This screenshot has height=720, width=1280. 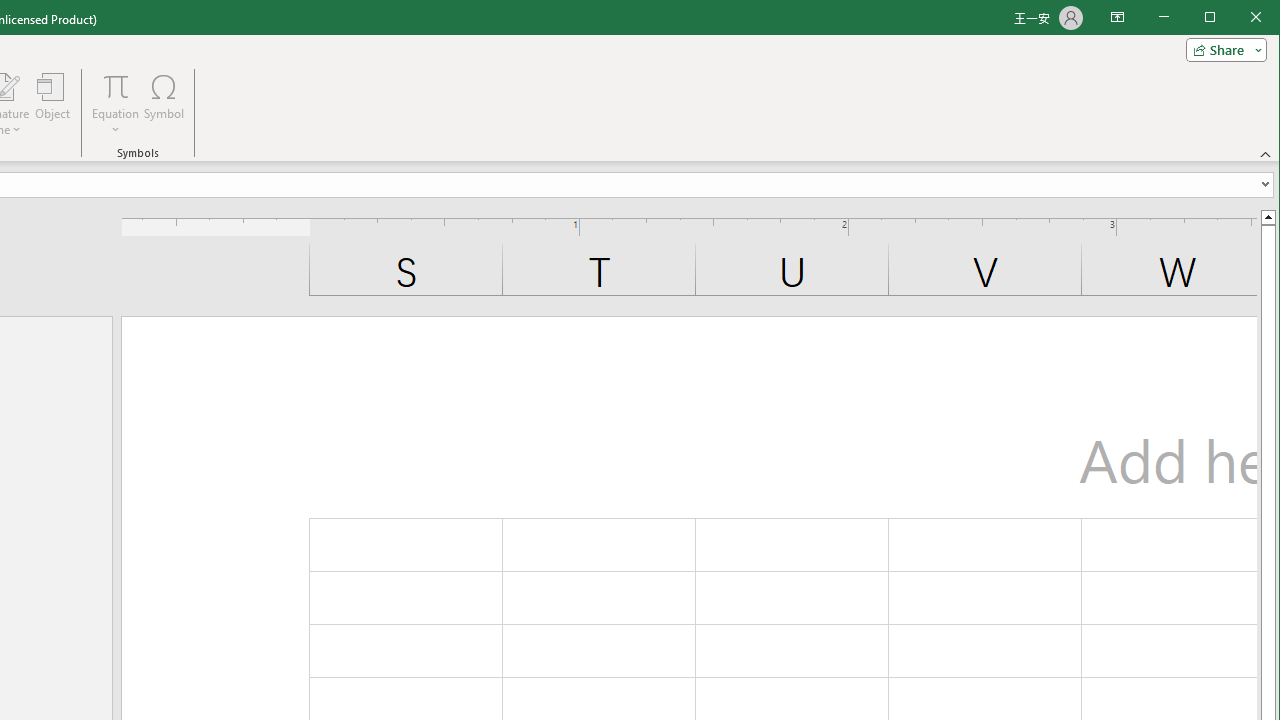 What do you see at coordinates (114, 85) in the screenshot?
I see `'Equation'` at bounding box center [114, 85].